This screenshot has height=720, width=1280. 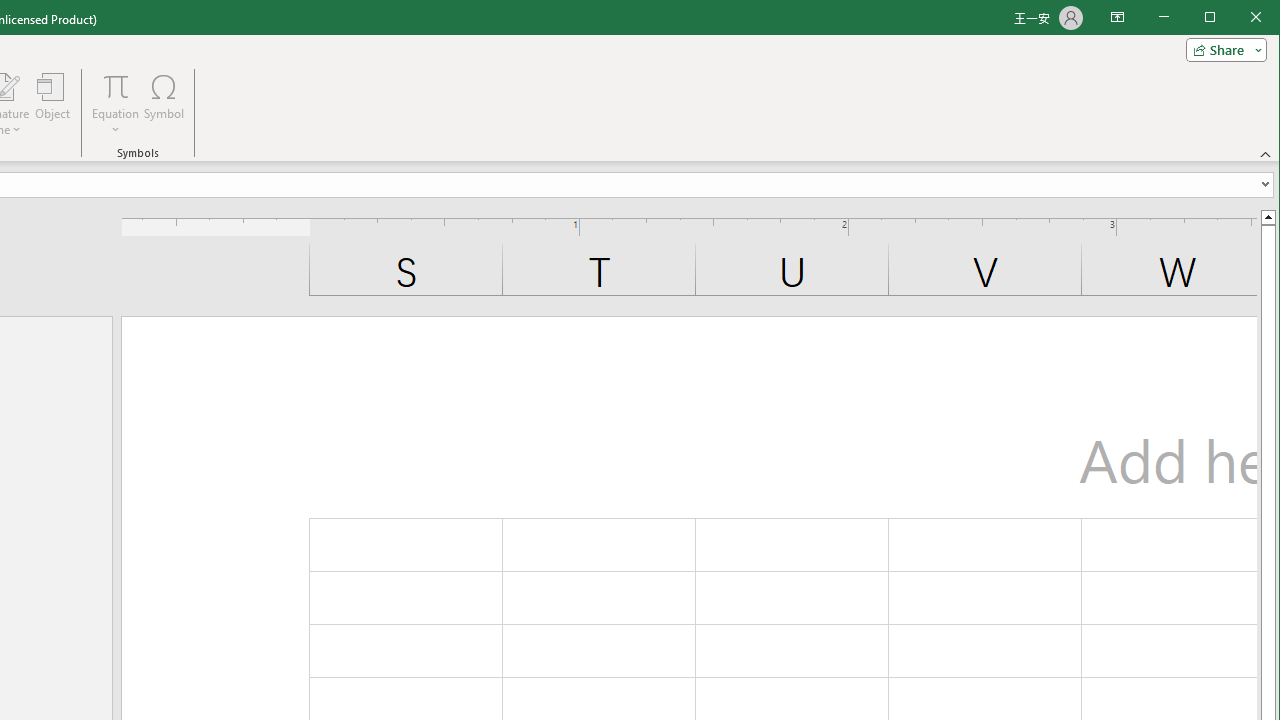 What do you see at coordinates (114, 85) in the screenshot?
I see `'Equation'` at bounding box center [114, 85].